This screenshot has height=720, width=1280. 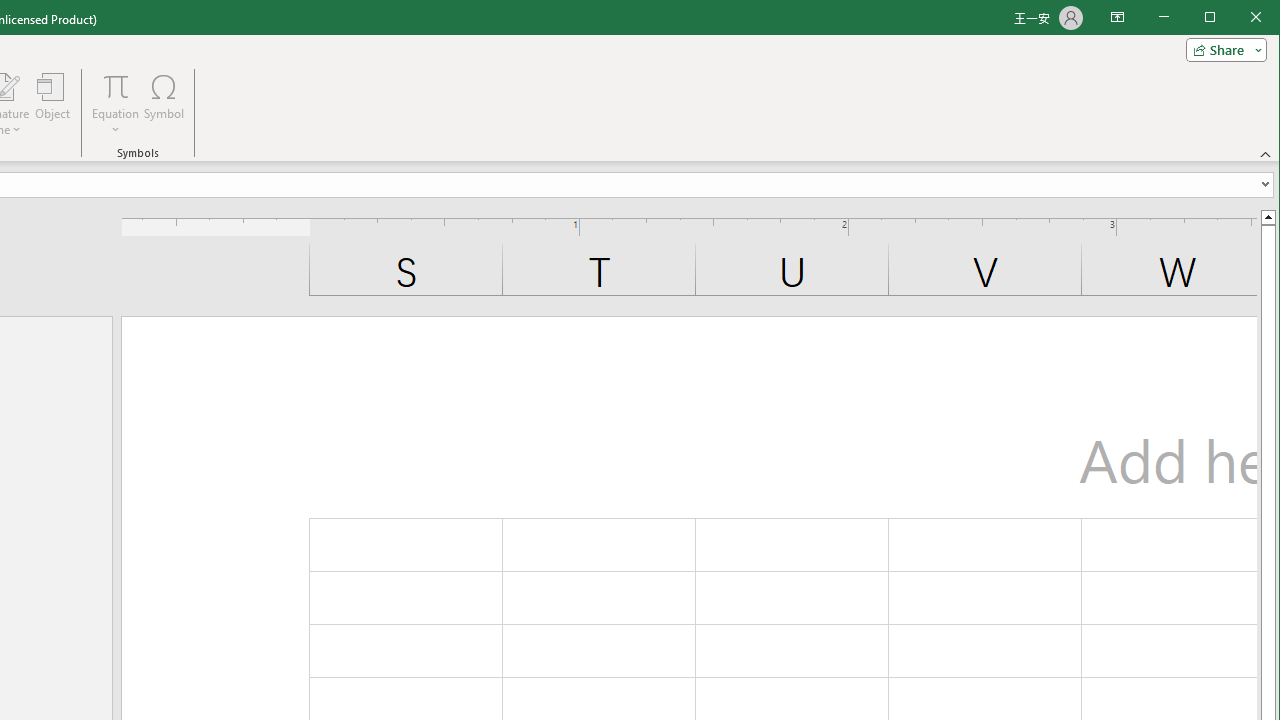 What do you see at coordinates (114, 85) in the screenshot?
I see `'Equation'` at bounding box center [114, 85].